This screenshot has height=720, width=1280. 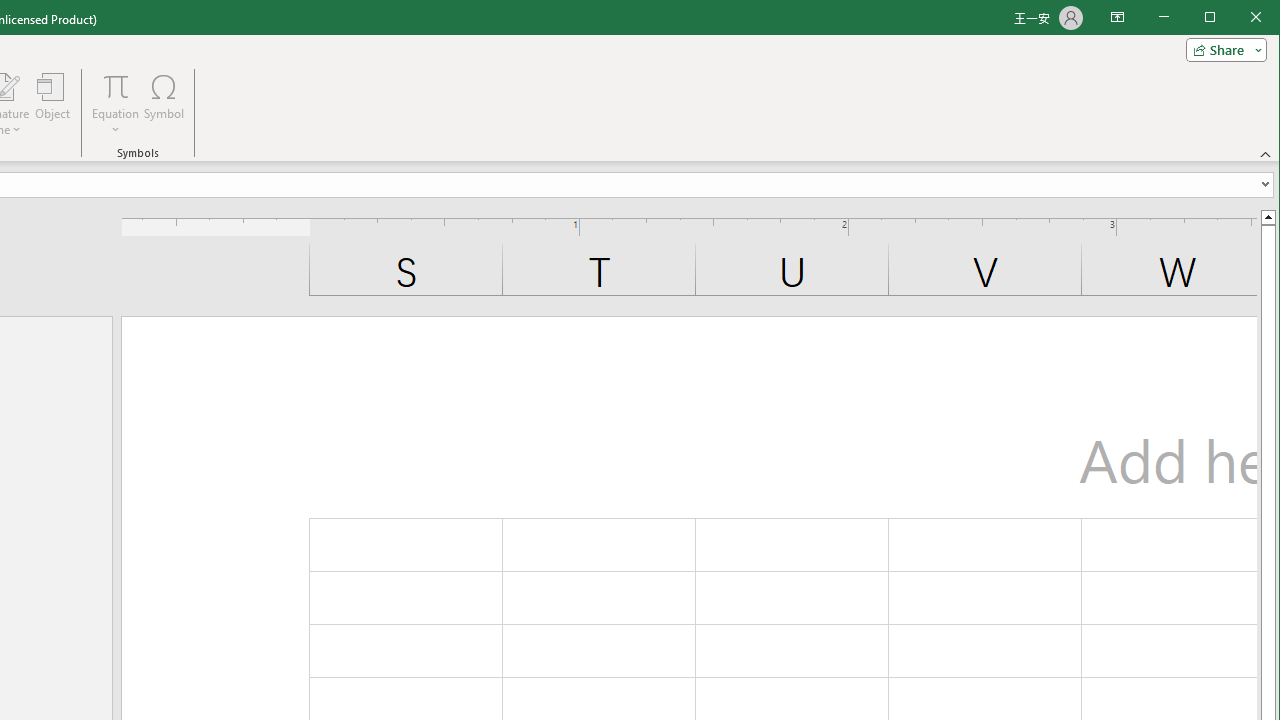 What do you see at coordinates (114, 85) in the screenshot?
I see `'Equation'` at bounding box center [114, 85].